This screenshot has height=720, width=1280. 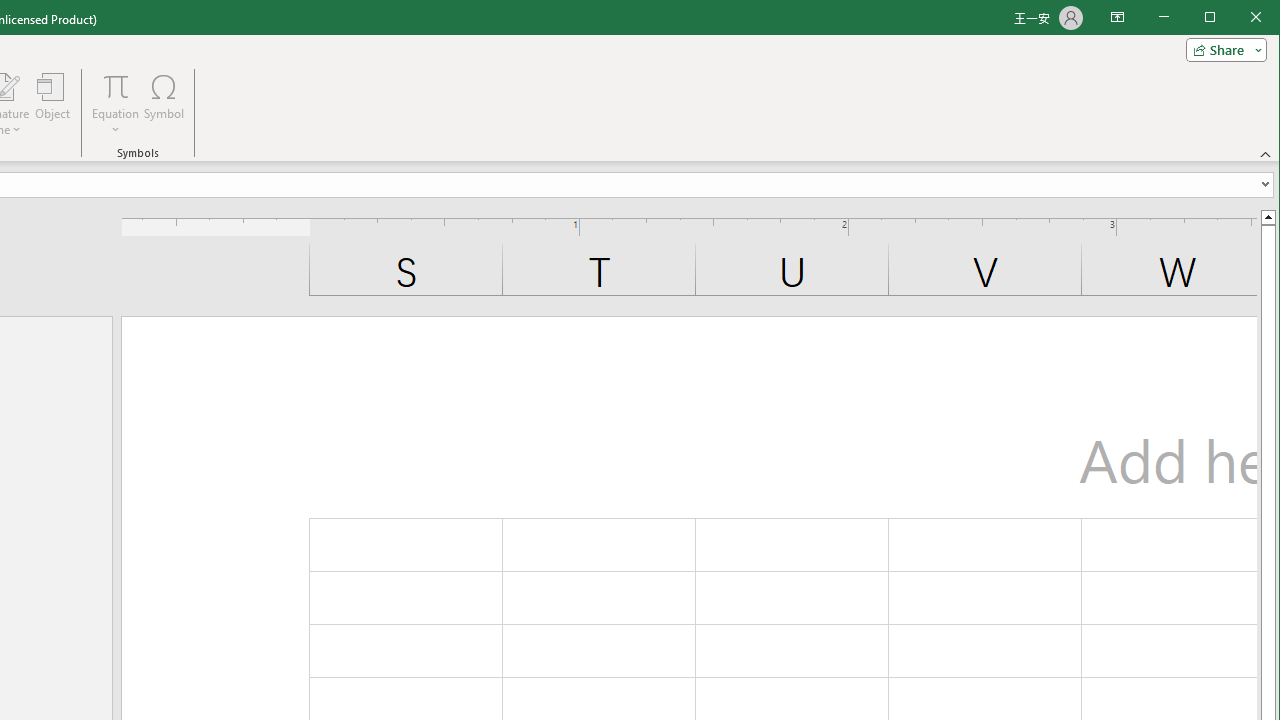 What do you see at coordinates (114, 85) in the screenshot?
I see `'Equation'` at bounding box center [114, 85].